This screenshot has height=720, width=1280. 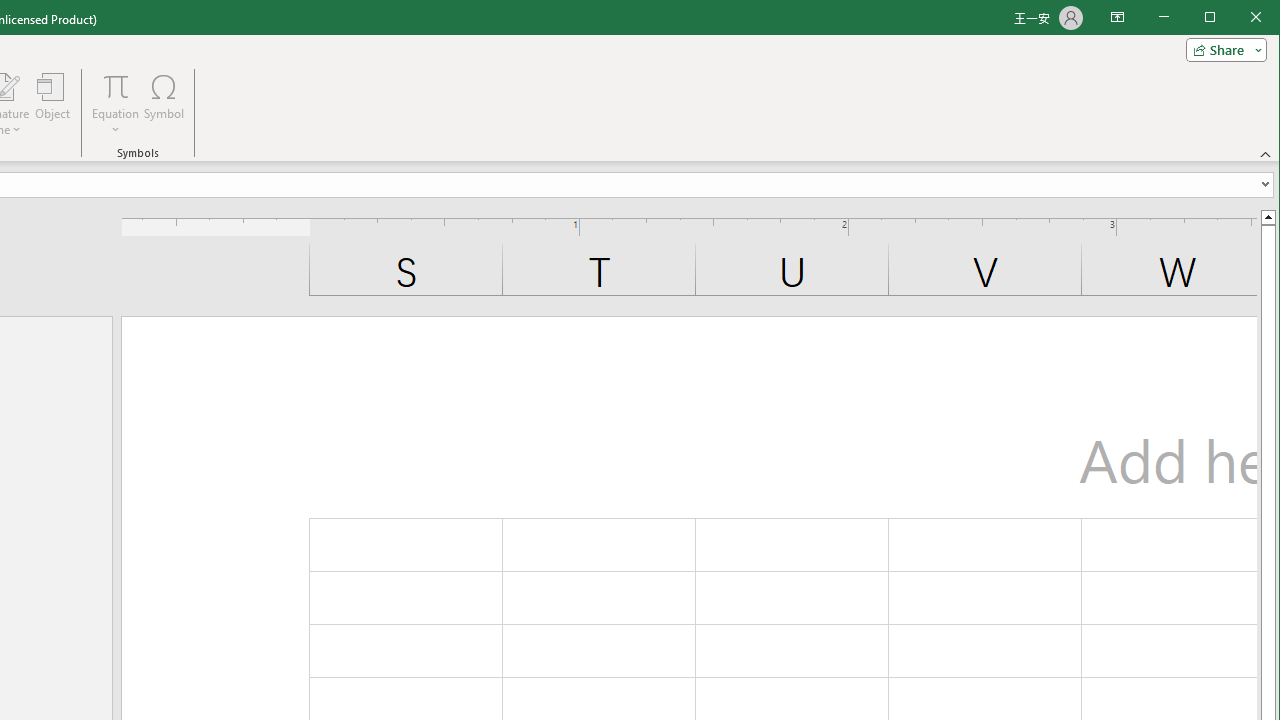 What do you see at coordinates (114, 85) in the screenshot?
I see `'Equation'` at bounding box center [114, 85].